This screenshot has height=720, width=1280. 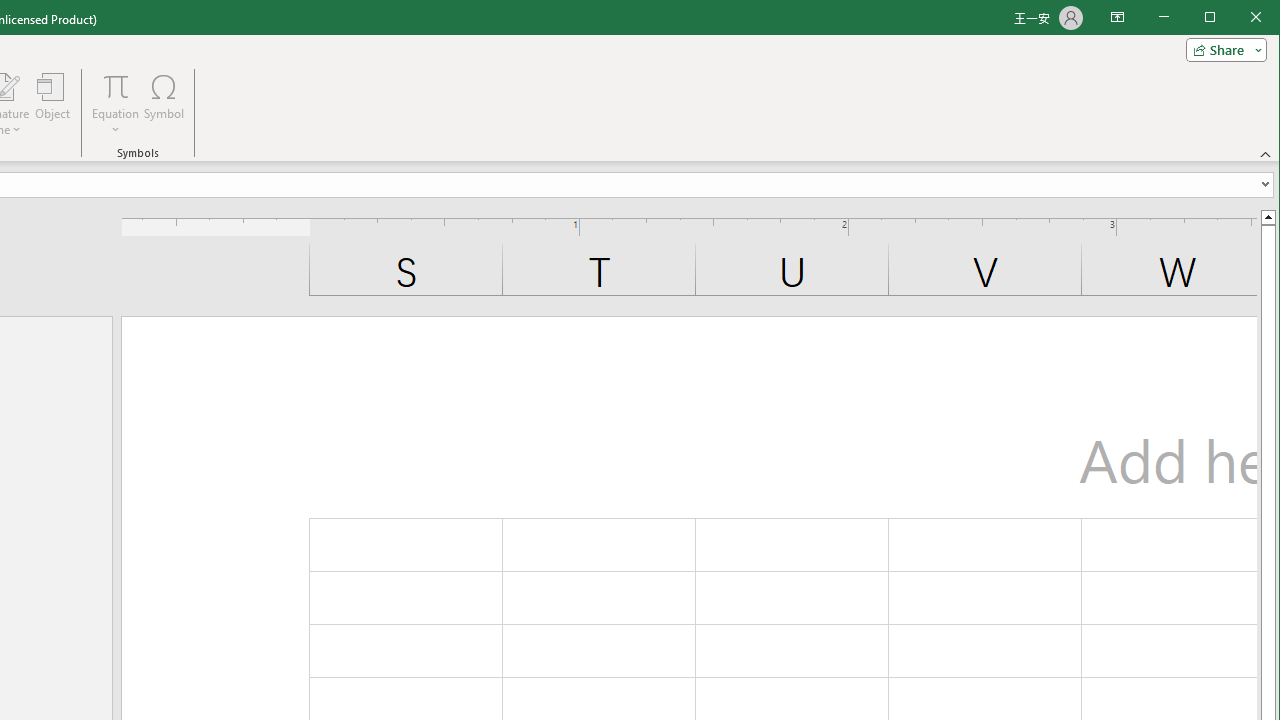 What do you see at coordinates (114, 85) in the screenshot?
I see `'Equation'` at bounding box center [114, 85].